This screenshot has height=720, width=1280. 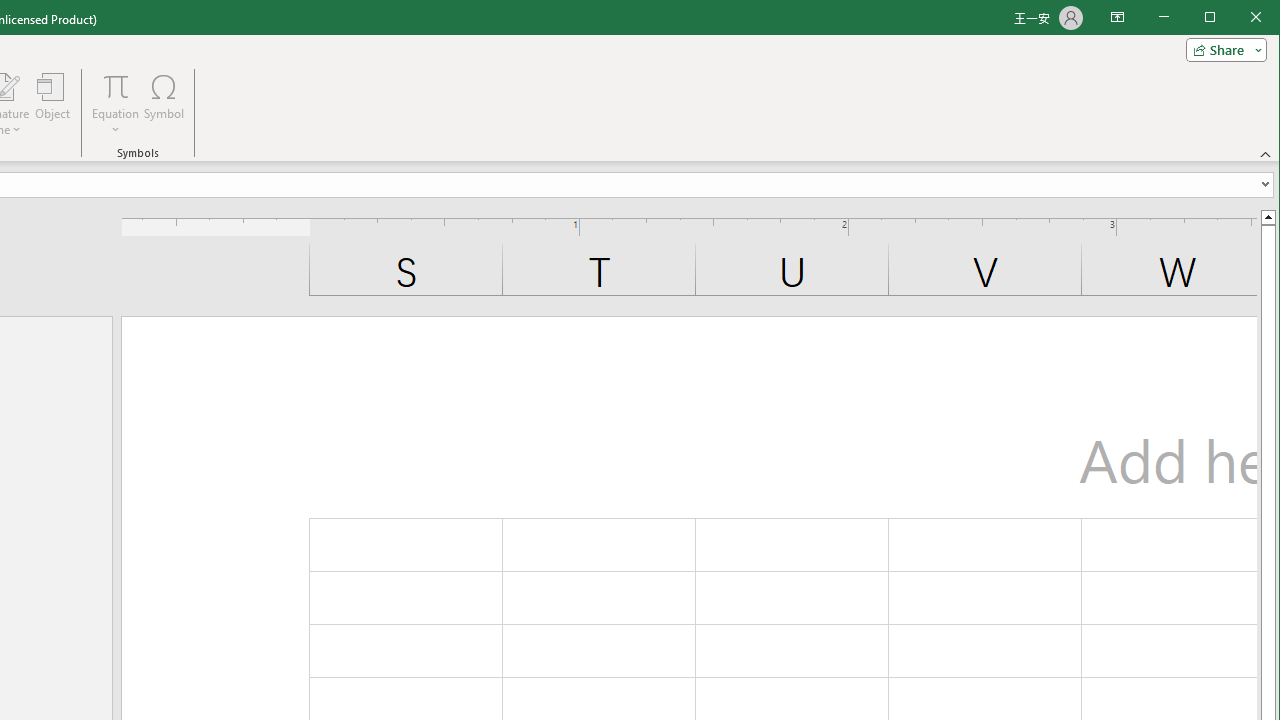 What do you see at coordinates (114, 85) in the screenshot?
I see `'Equation'` at bounding box center [114, 85].